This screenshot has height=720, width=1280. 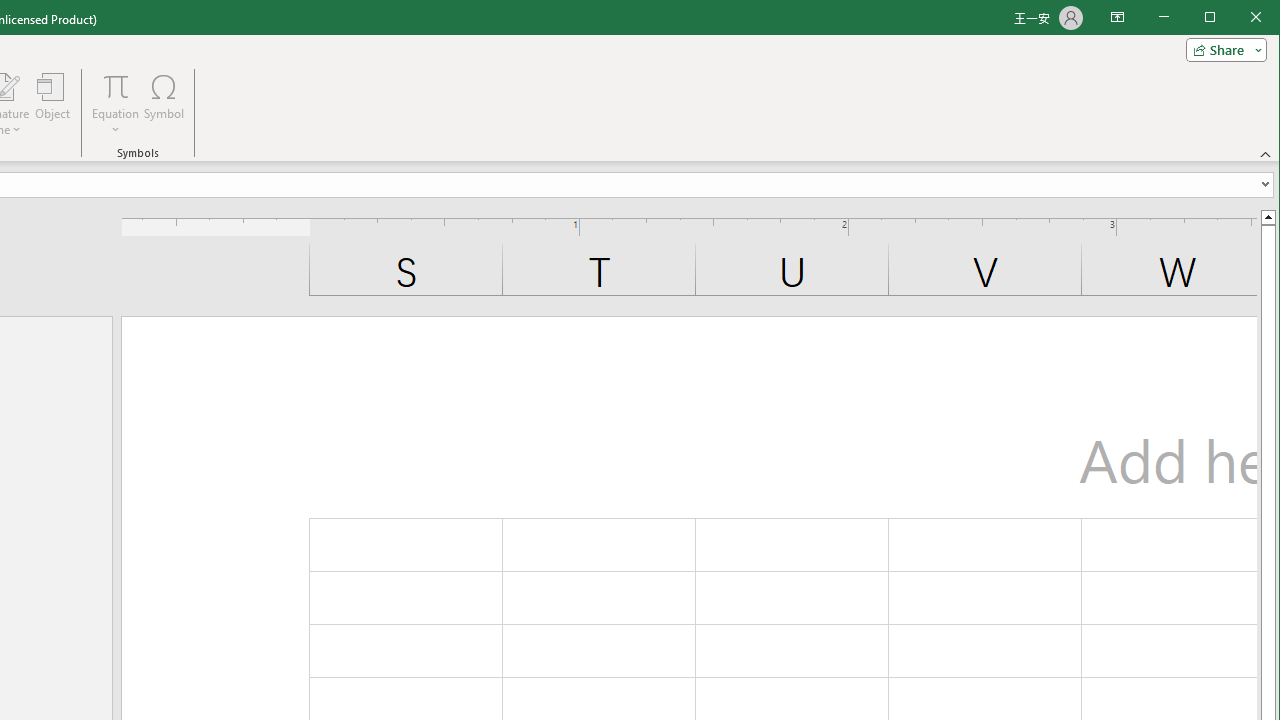 What do you see at coordinates (114, 85) in the screenshot?
I see `'Equation'` at bounding box center [114, 85].